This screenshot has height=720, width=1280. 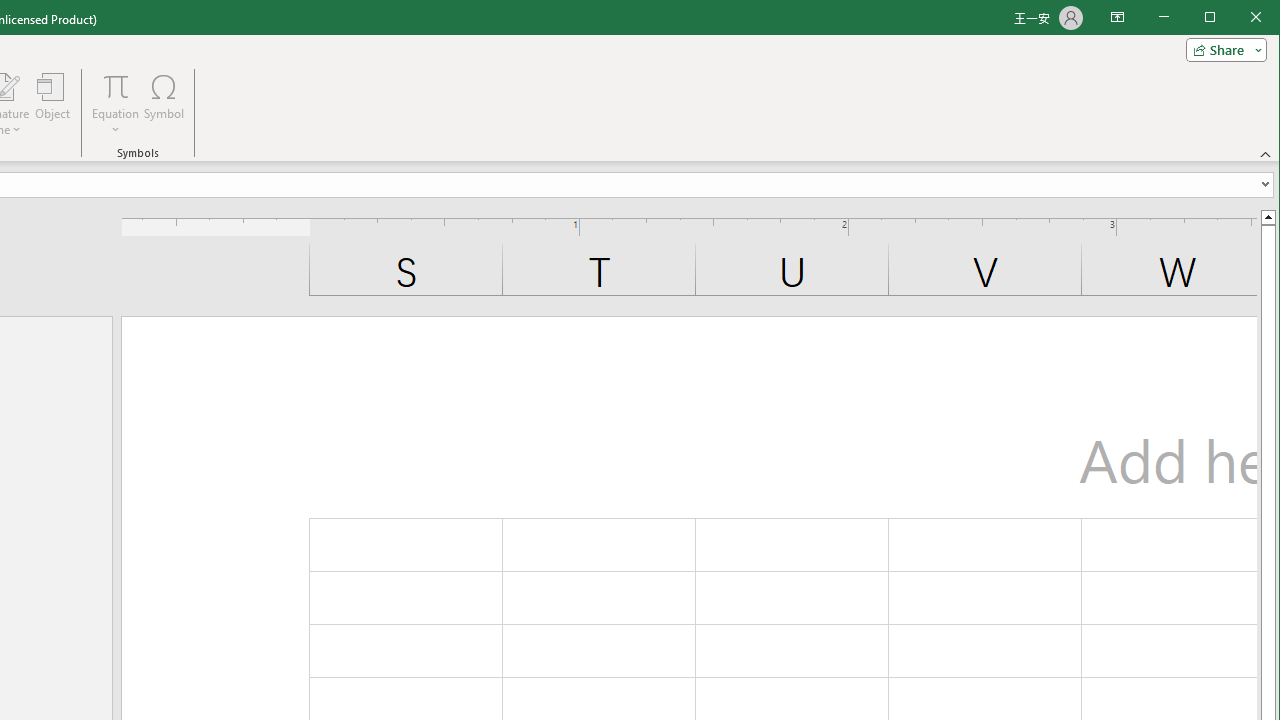 What do you see at coordinates (114, 85) in the screenshot?
I see `'Equation'` at bounding box center [114, 85].